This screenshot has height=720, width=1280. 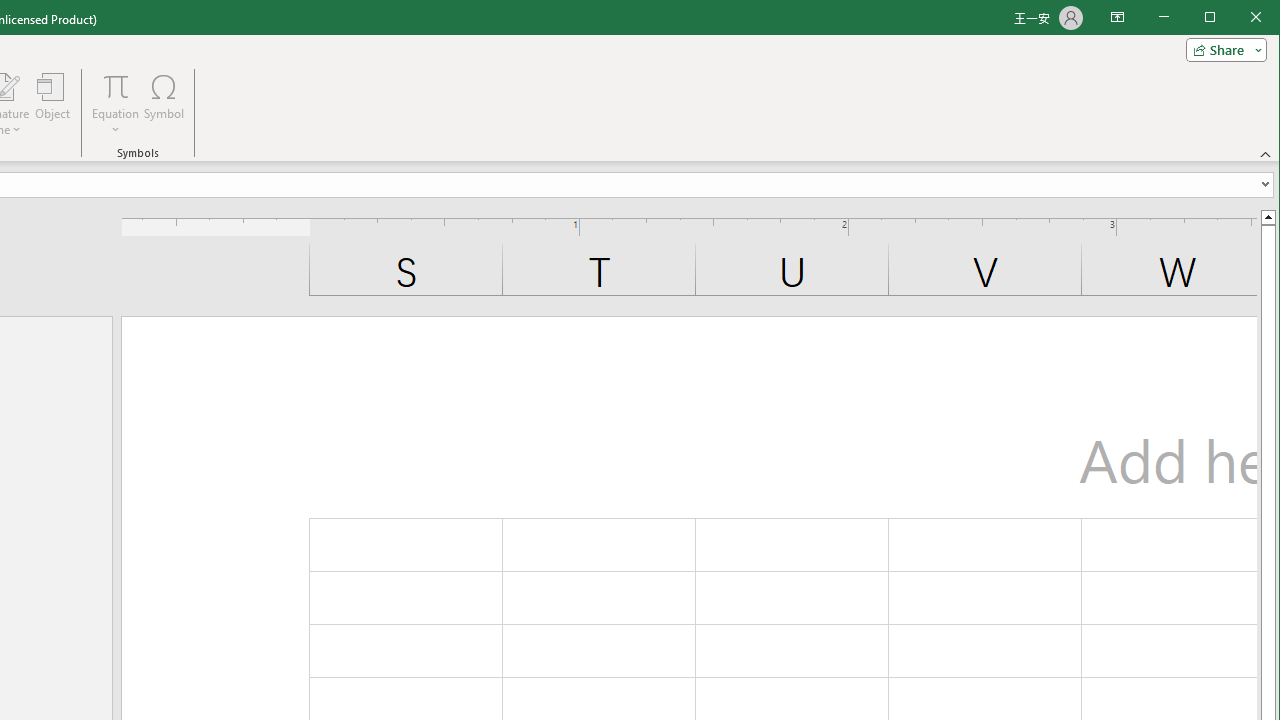 What do you see at coordinates (114, 85) in the screenshot?
I see `'Equation'` at bounding box center [114, 85].